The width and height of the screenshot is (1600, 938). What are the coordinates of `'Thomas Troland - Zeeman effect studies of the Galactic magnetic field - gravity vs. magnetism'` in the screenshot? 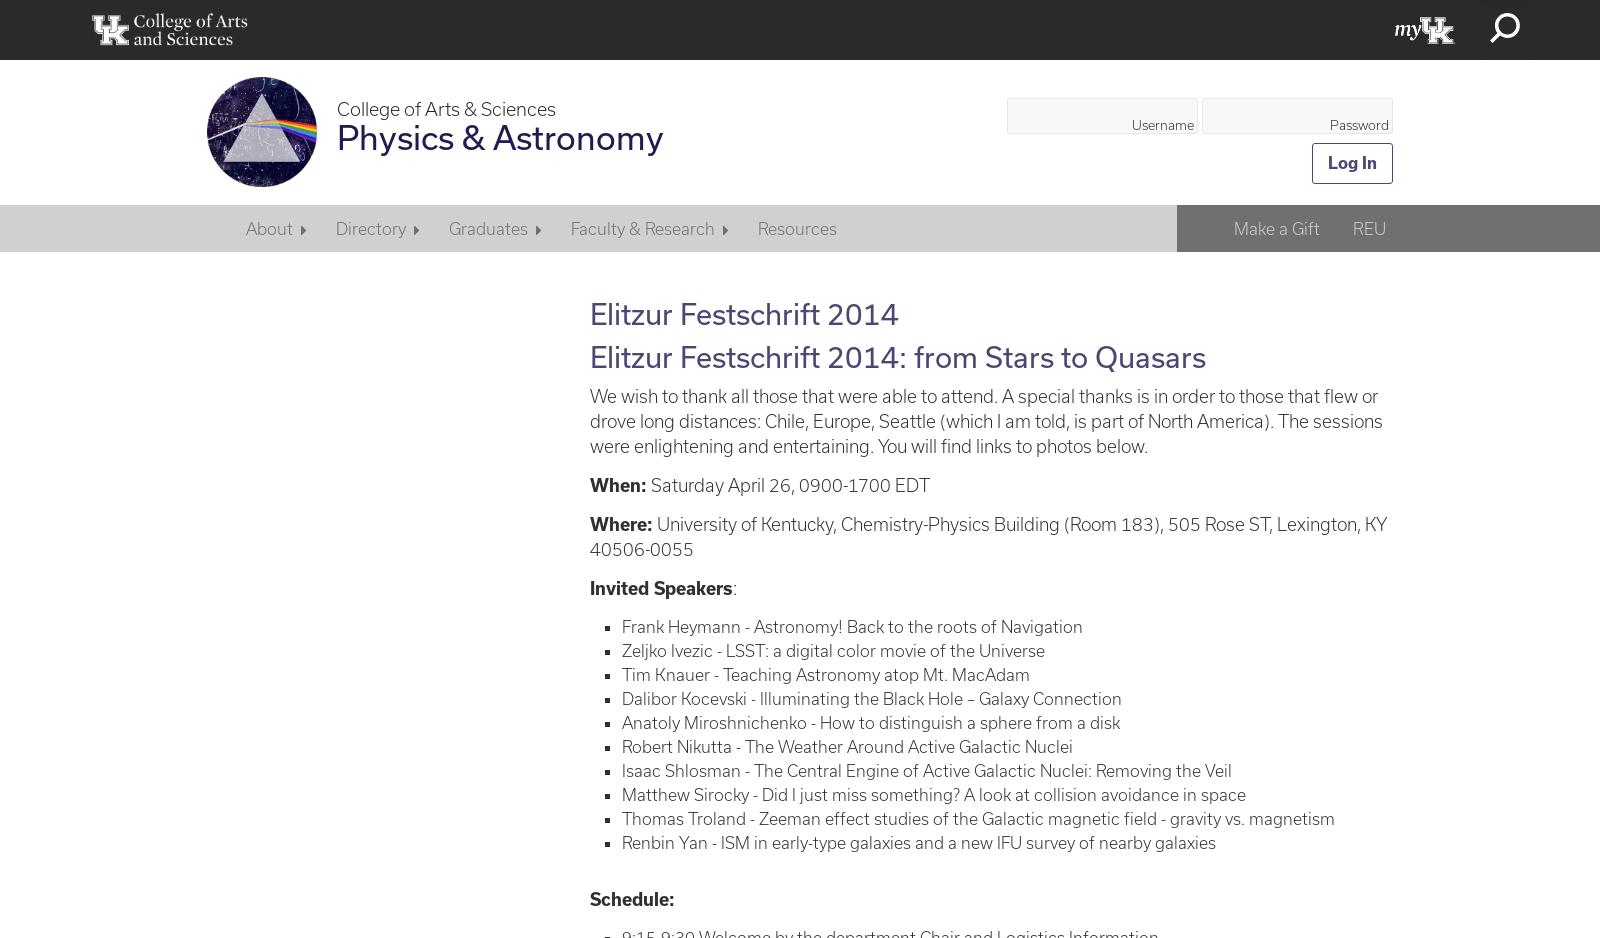 It's located at (621, 817).